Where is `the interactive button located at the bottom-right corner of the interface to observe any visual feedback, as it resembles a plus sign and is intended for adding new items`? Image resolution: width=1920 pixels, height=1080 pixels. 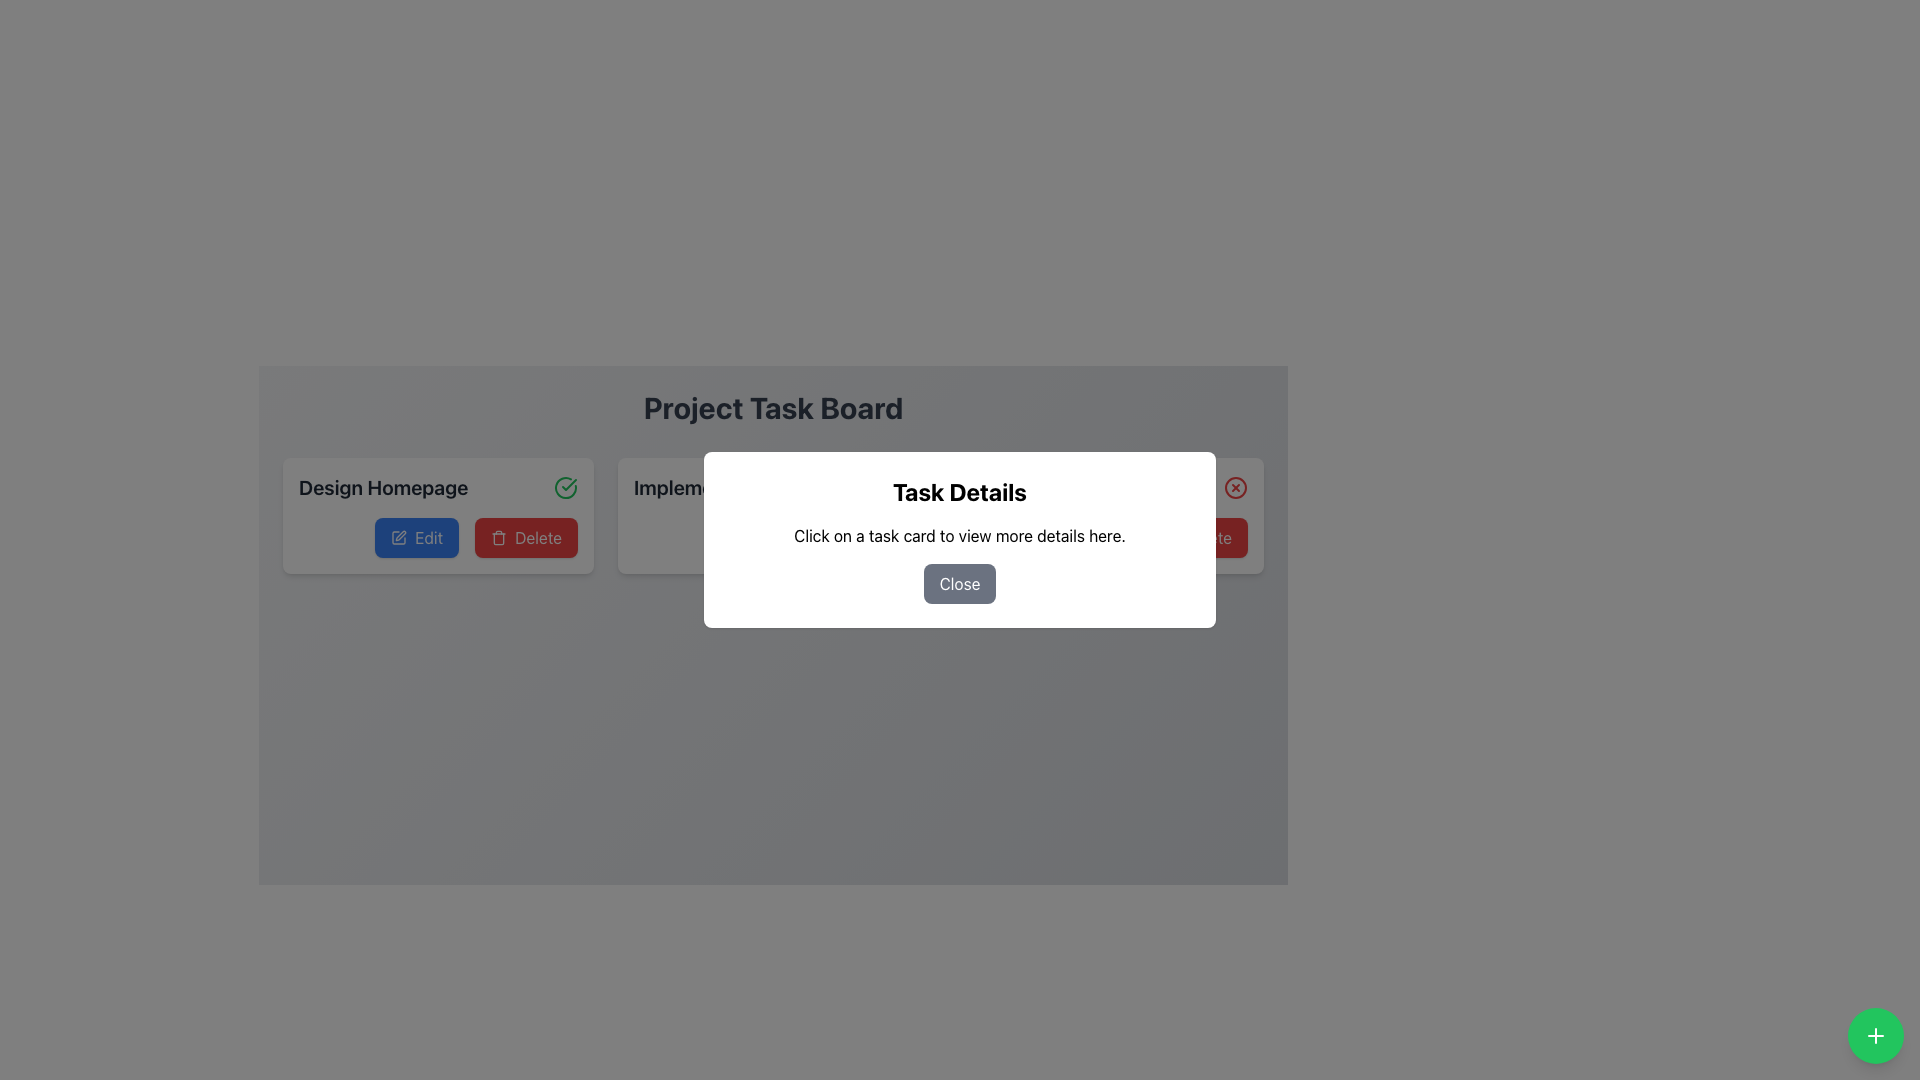 the interactive button located at the bottom-right corner of the interface to observe any visual feedback, as it resembles a plus sign and is intended for adding new items is located at coordinates (1875, 1035).